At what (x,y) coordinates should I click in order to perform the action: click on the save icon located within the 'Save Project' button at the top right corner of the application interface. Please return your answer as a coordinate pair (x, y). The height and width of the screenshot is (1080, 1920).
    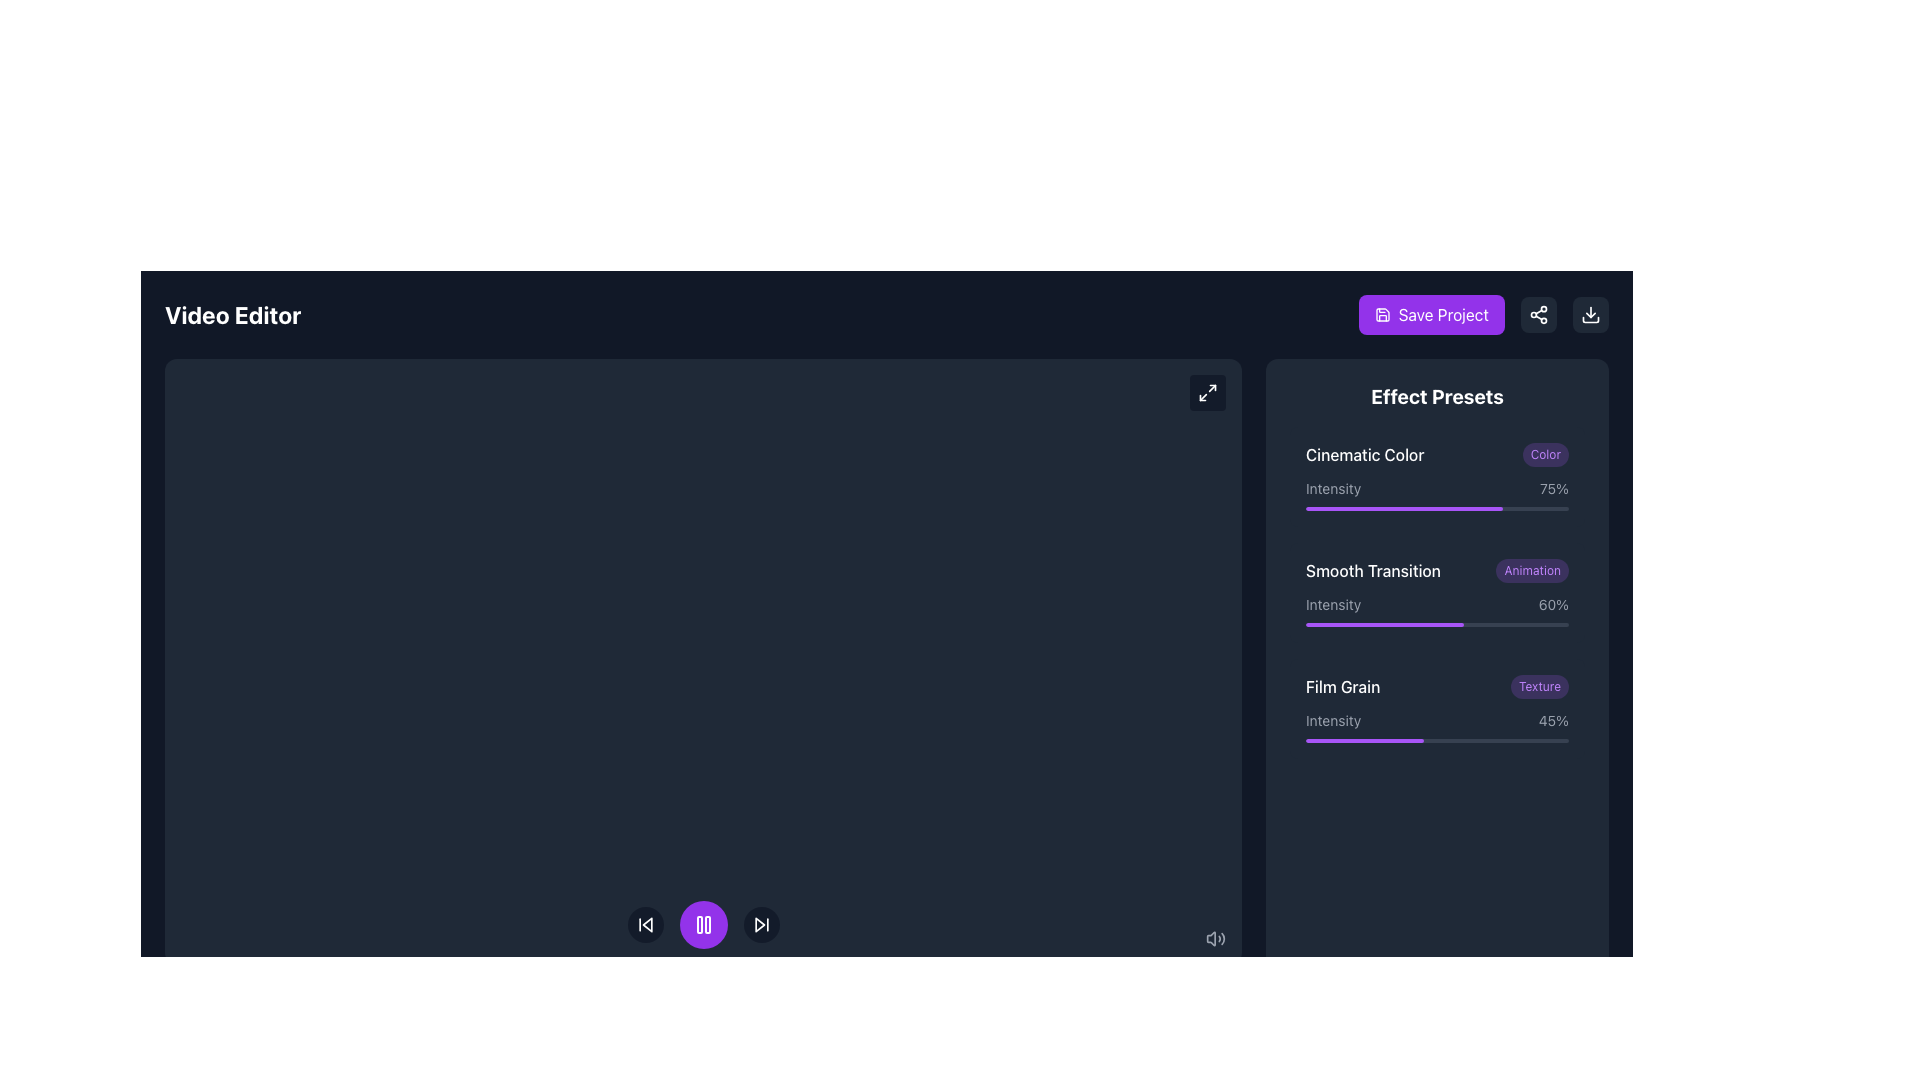
    Looking at the image, I should click on (1381, 315).